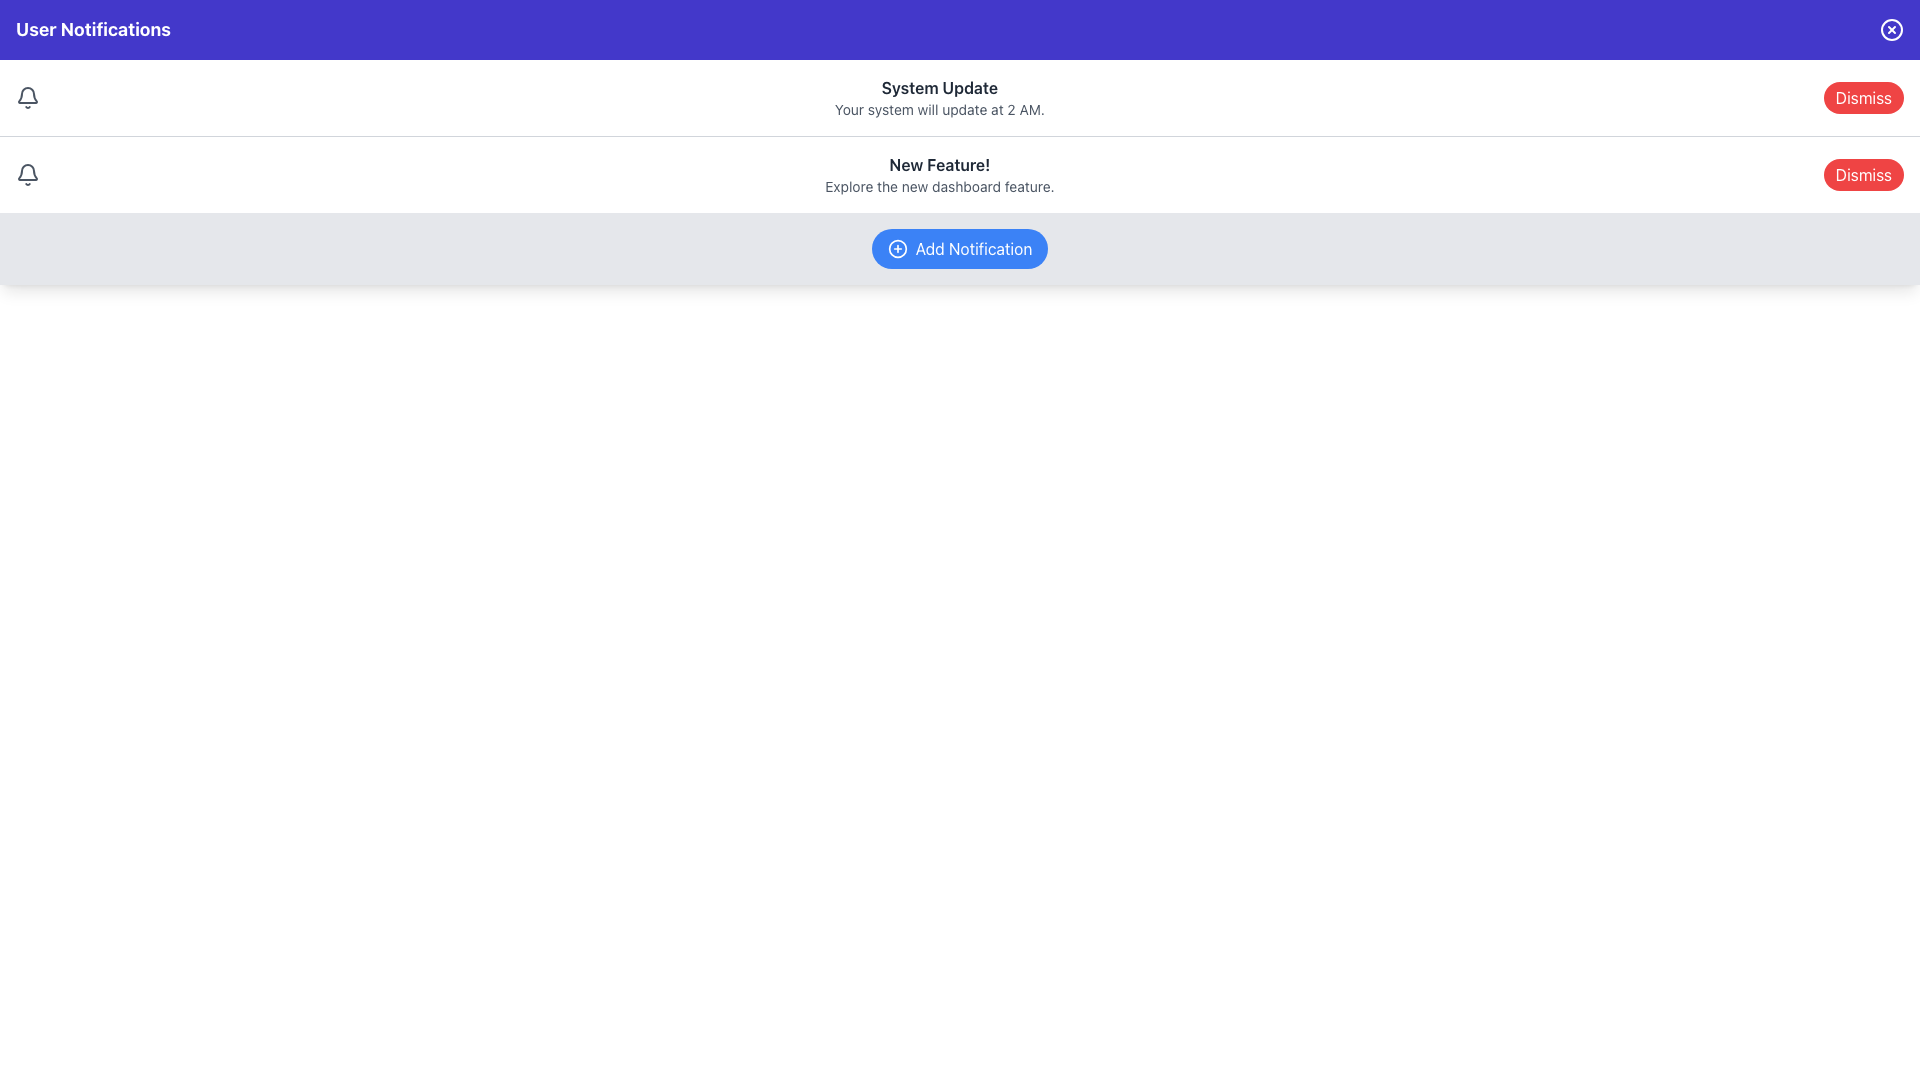  What do you see at coordinates (28, 173) in the screenshot?
I see `the notification icon, which is the first element within a notification card, located` at bounding box center [28, 173].